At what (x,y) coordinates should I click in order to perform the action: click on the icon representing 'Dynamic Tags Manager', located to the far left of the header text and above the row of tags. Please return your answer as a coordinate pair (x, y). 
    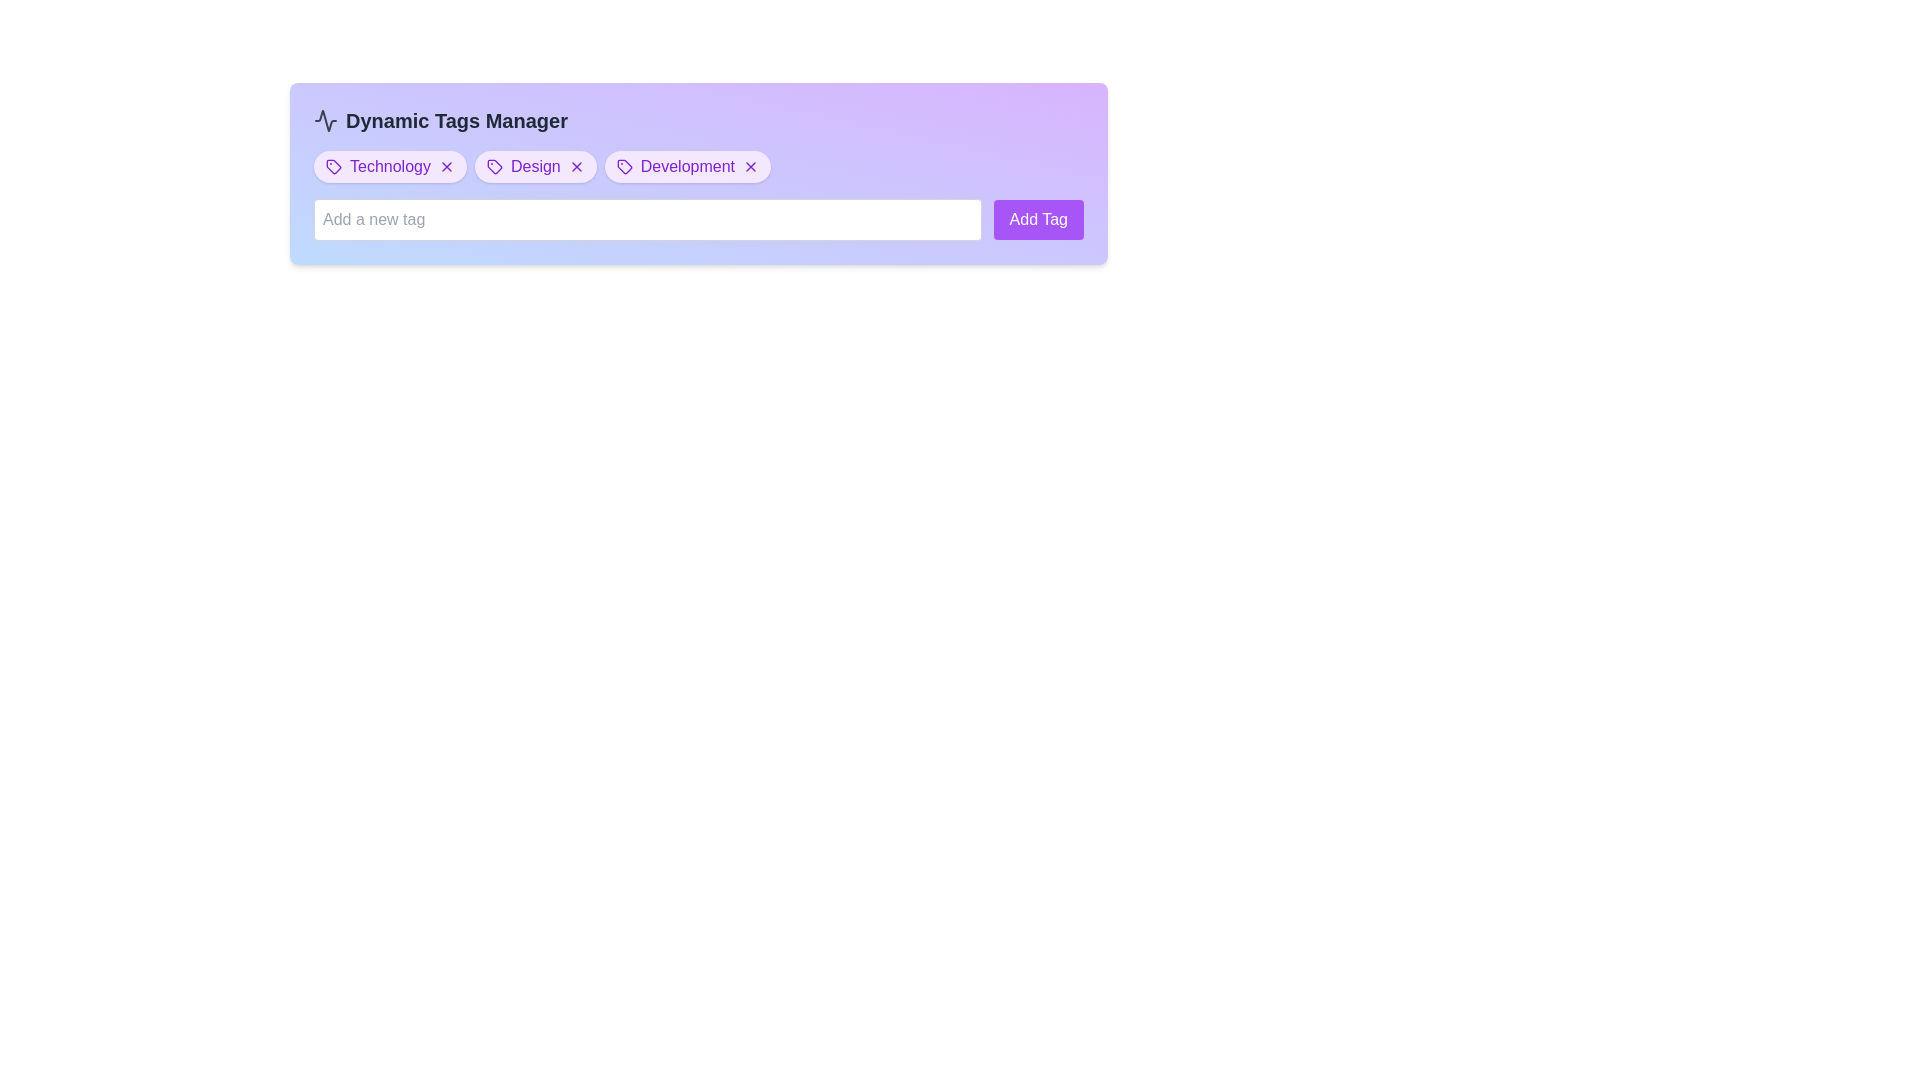
    Looking at the image, I should click on (326, 120).